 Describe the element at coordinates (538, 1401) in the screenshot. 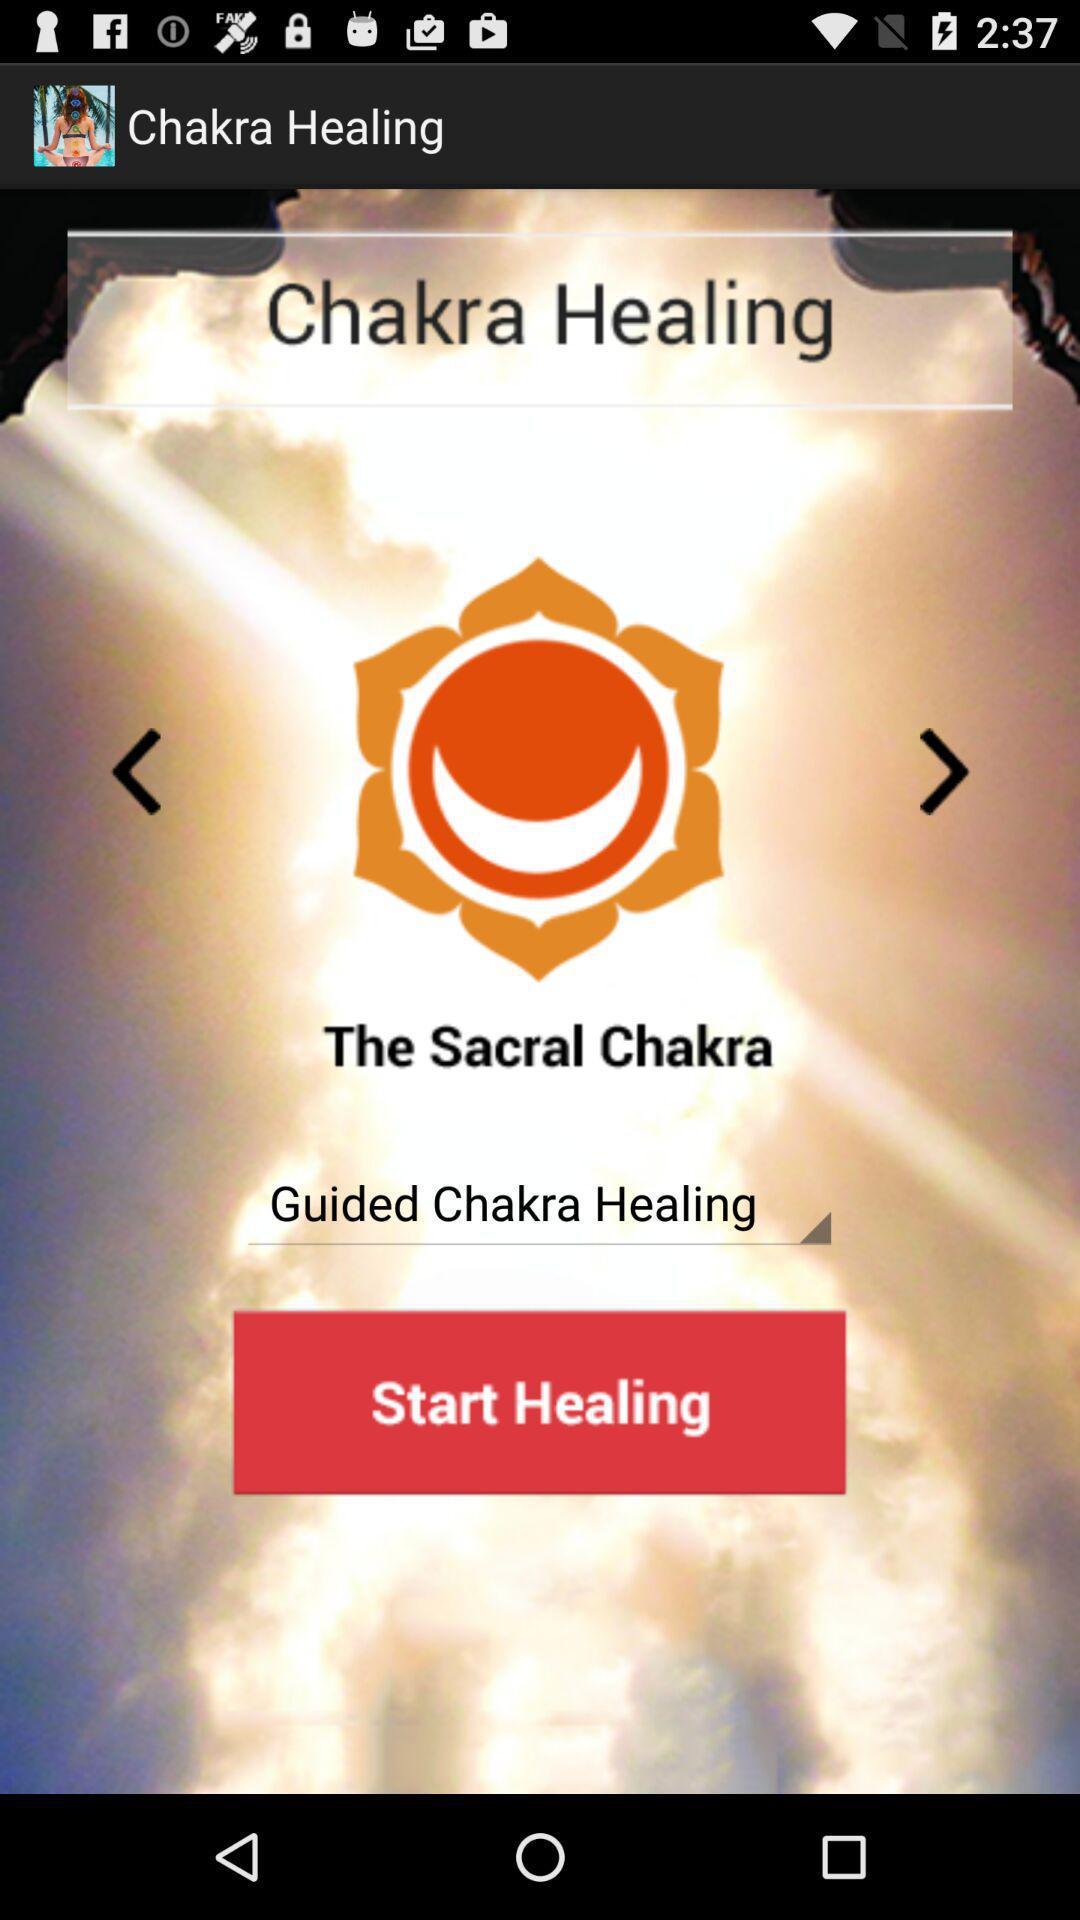

I see `start button` at that location.